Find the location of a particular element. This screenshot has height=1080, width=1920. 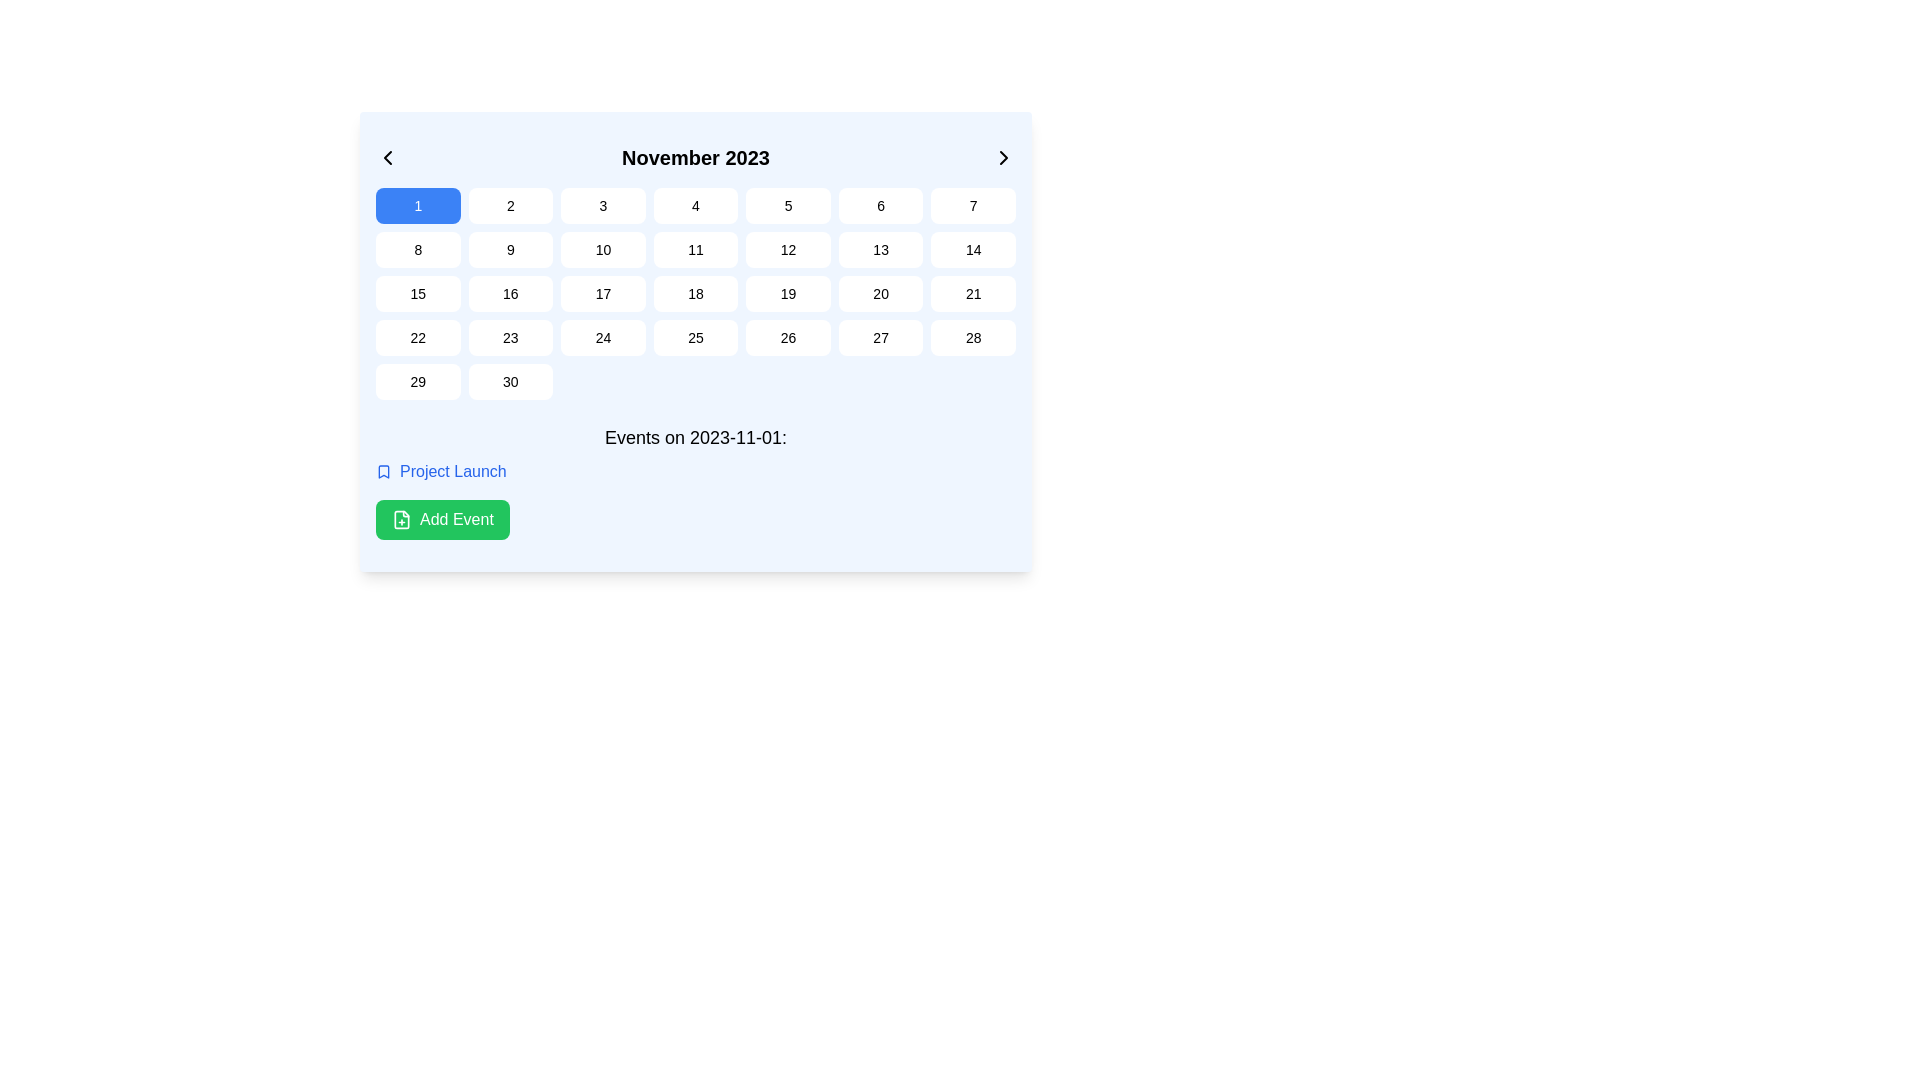

the button representing the 25th date in the calendar is located at coordinates (696, 337).